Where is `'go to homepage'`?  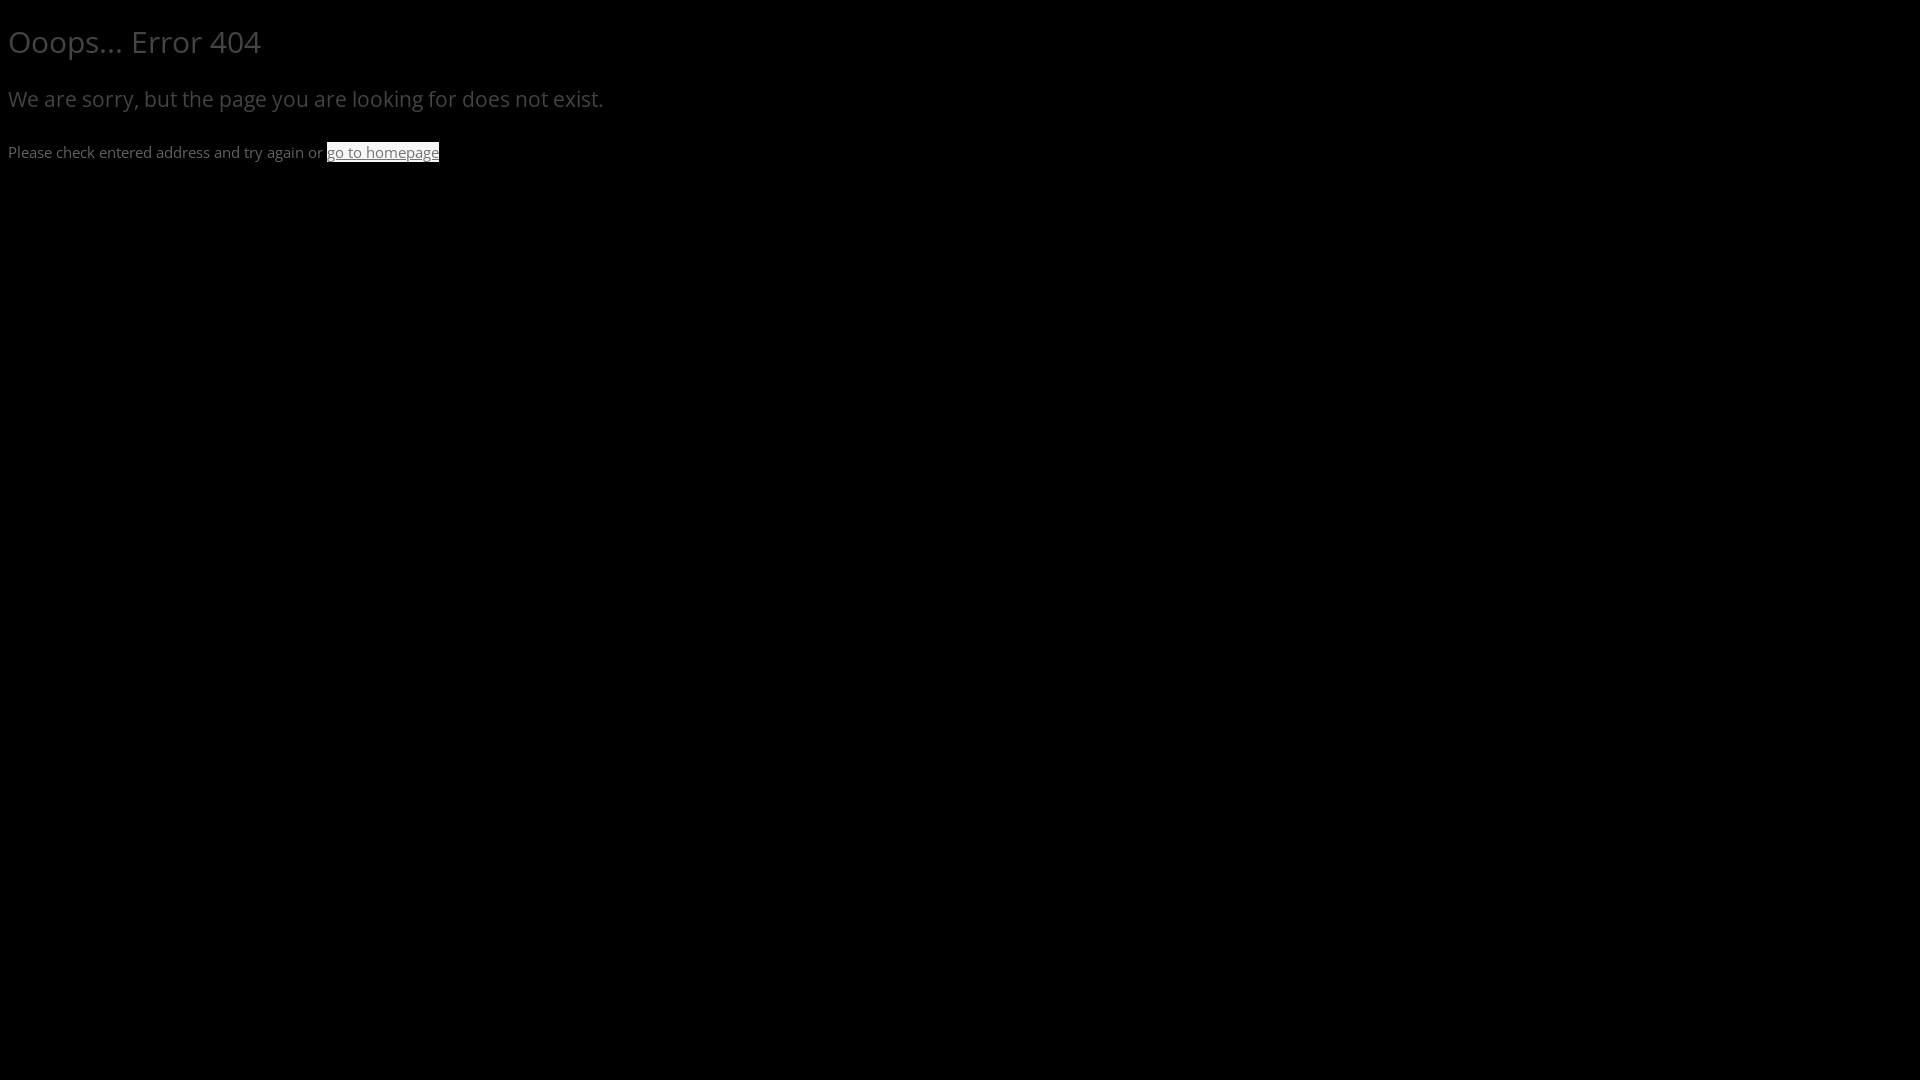 'go to homepage' is located at coordinates (383, 150).